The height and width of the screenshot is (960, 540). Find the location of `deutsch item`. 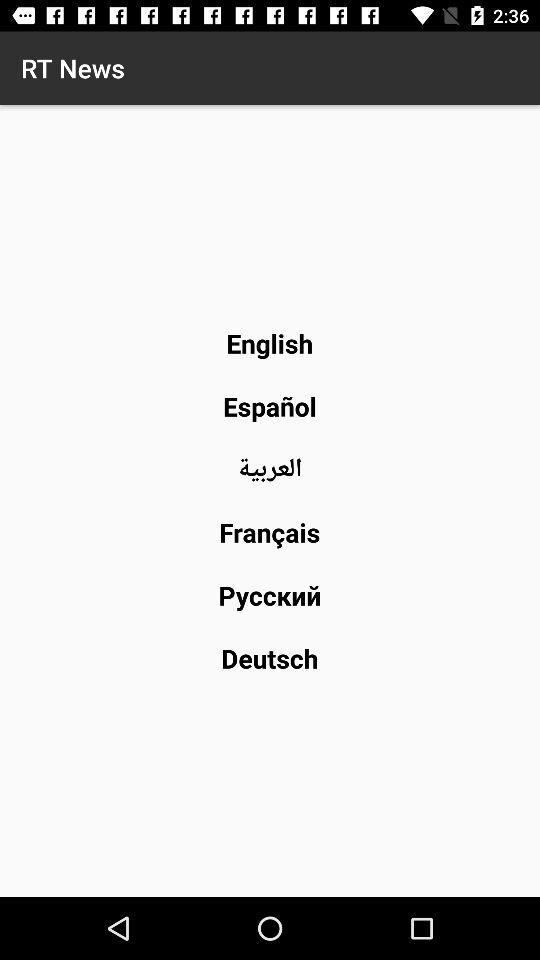

deutsch item is located at coordinates (269, 657).